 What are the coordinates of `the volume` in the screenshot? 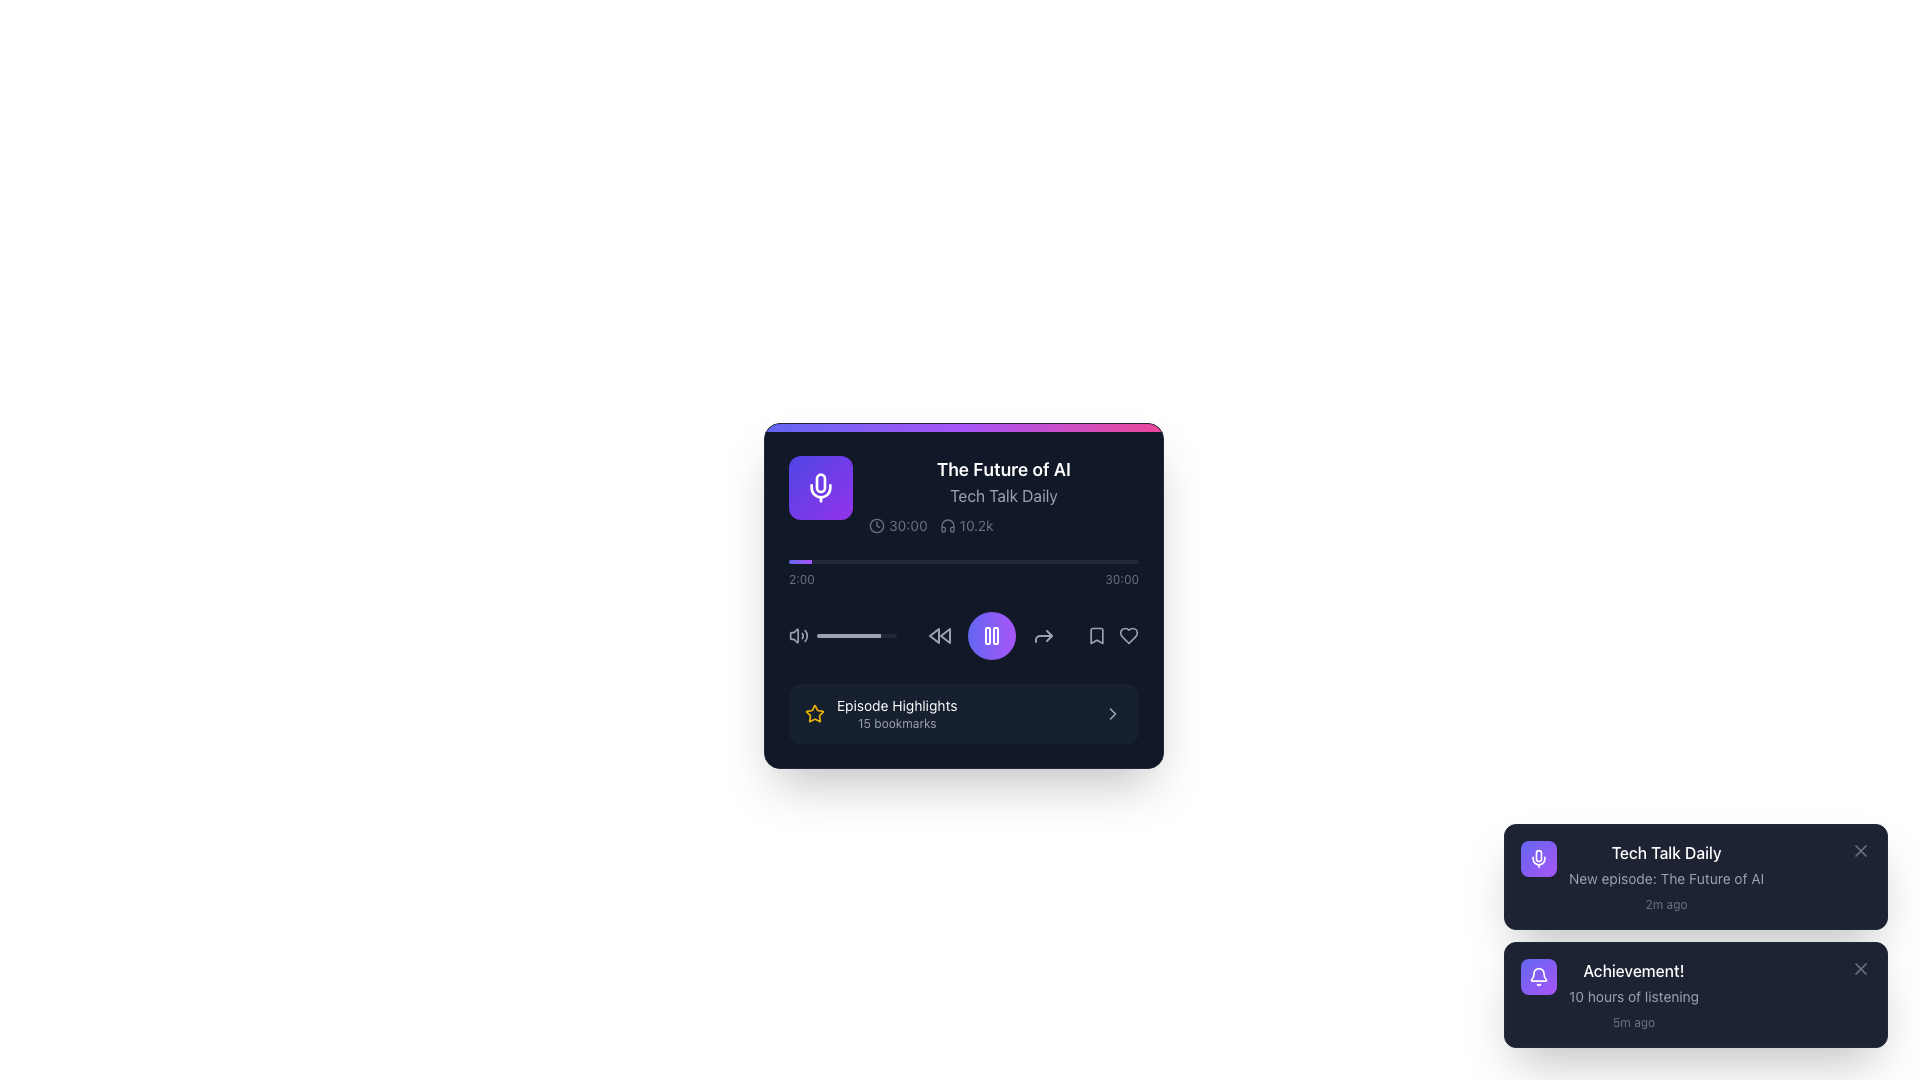 It's located at (841, 636).